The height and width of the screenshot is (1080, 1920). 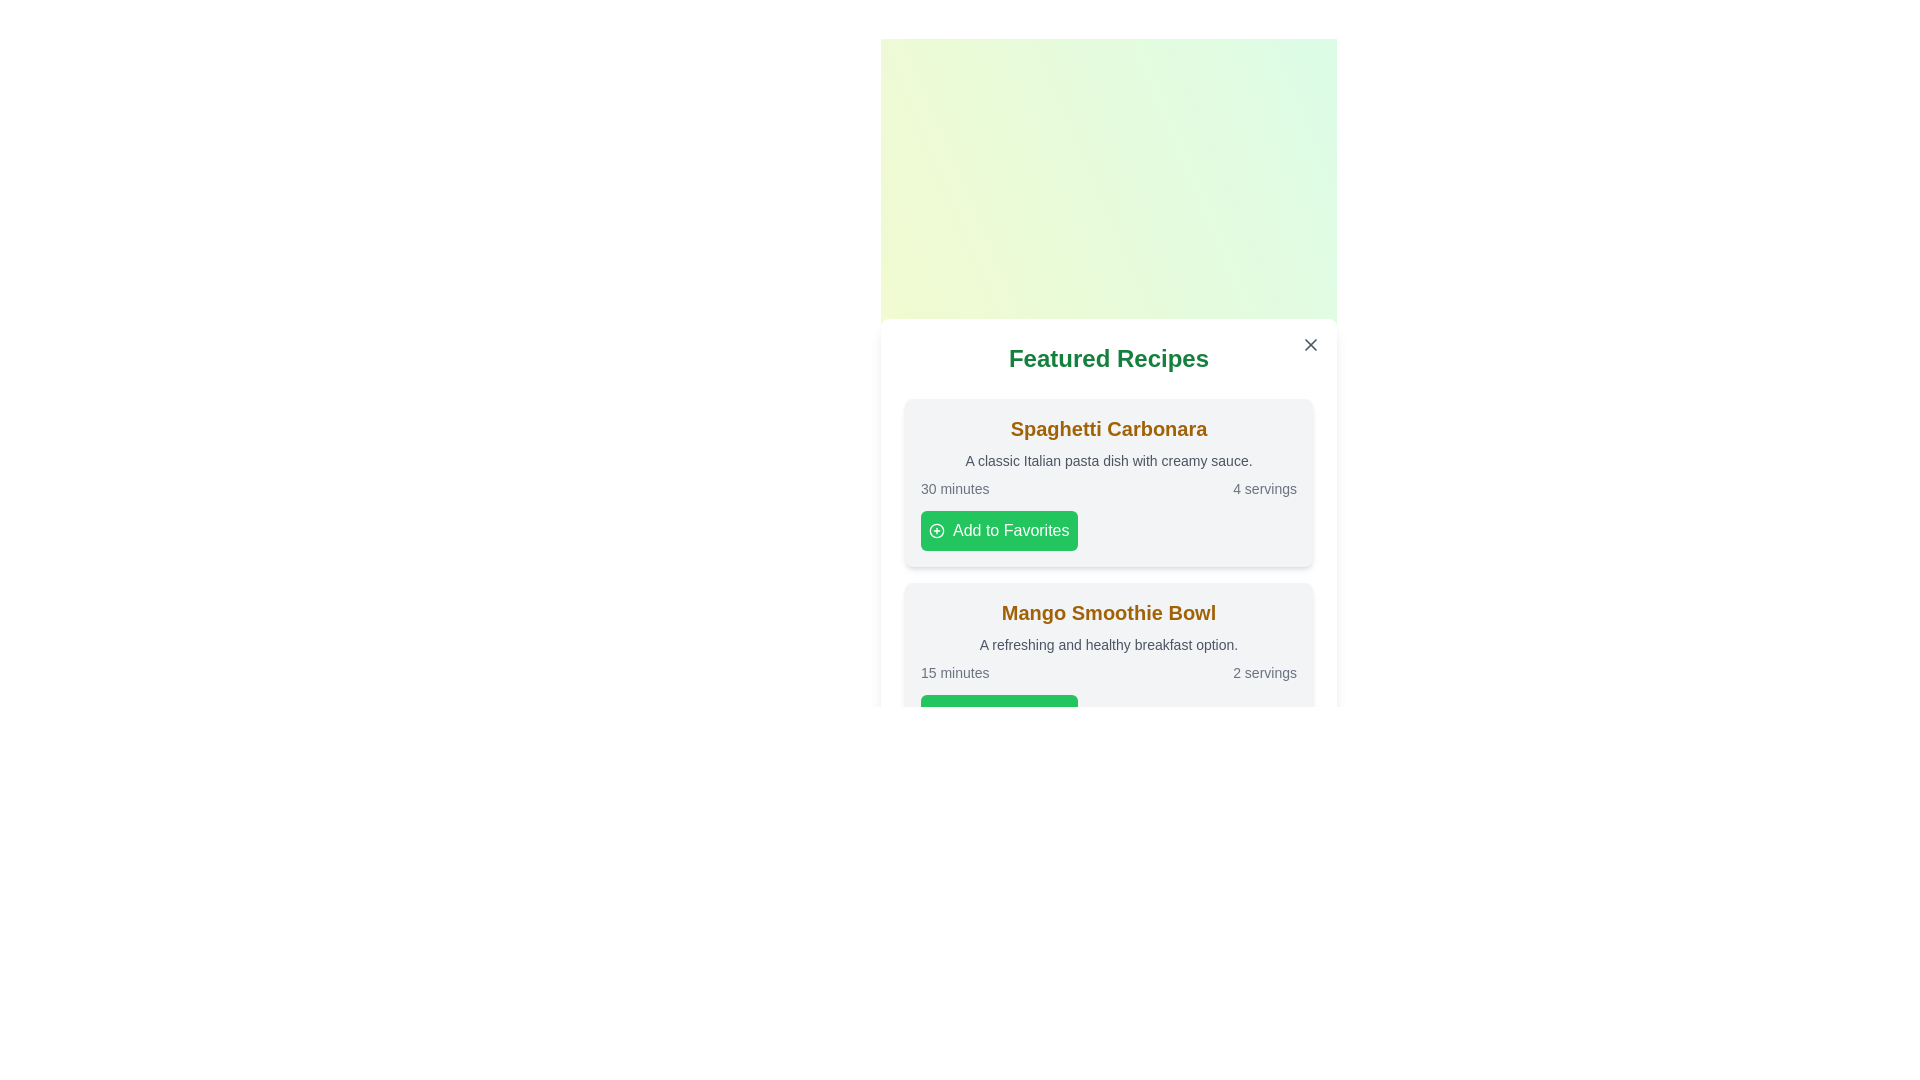 What do you see at coordinates (999, 713) in the screenshot?
I see `the green button labeled 'Add to Favorites' located at the bottom of the smoothie bowl recipe card` at bounding box center [999, 713].